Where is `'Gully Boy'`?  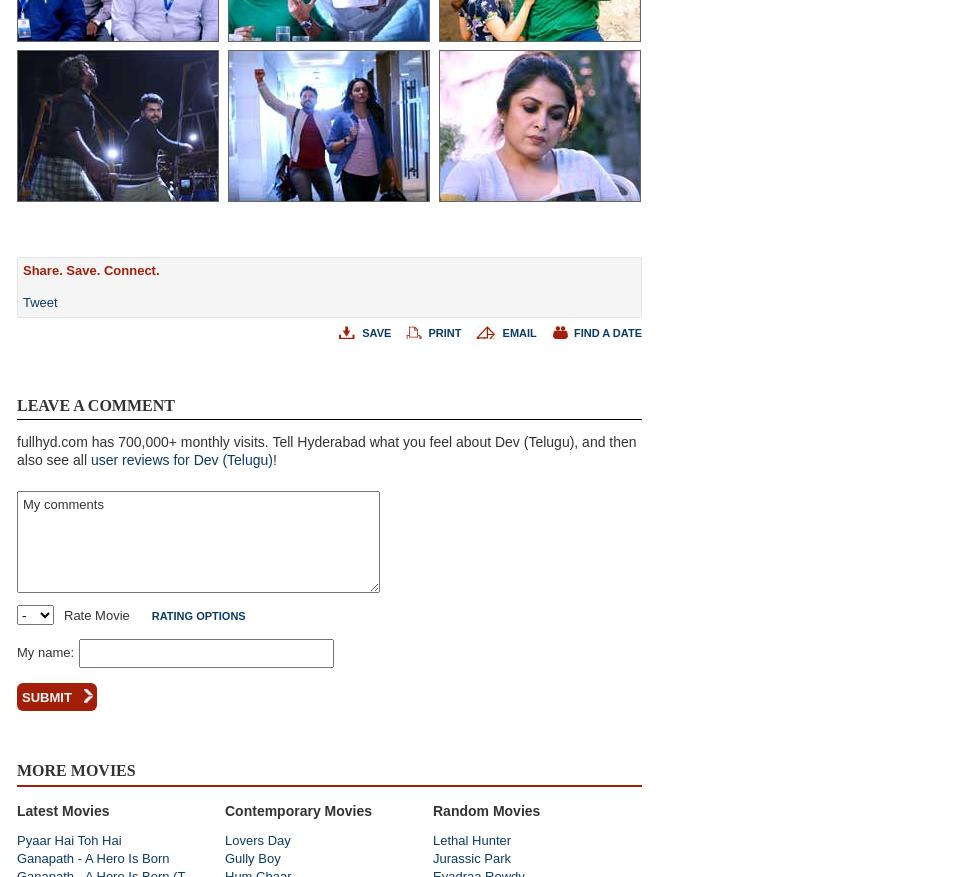
'Gully Boy' is located at coordinates (251, 857).